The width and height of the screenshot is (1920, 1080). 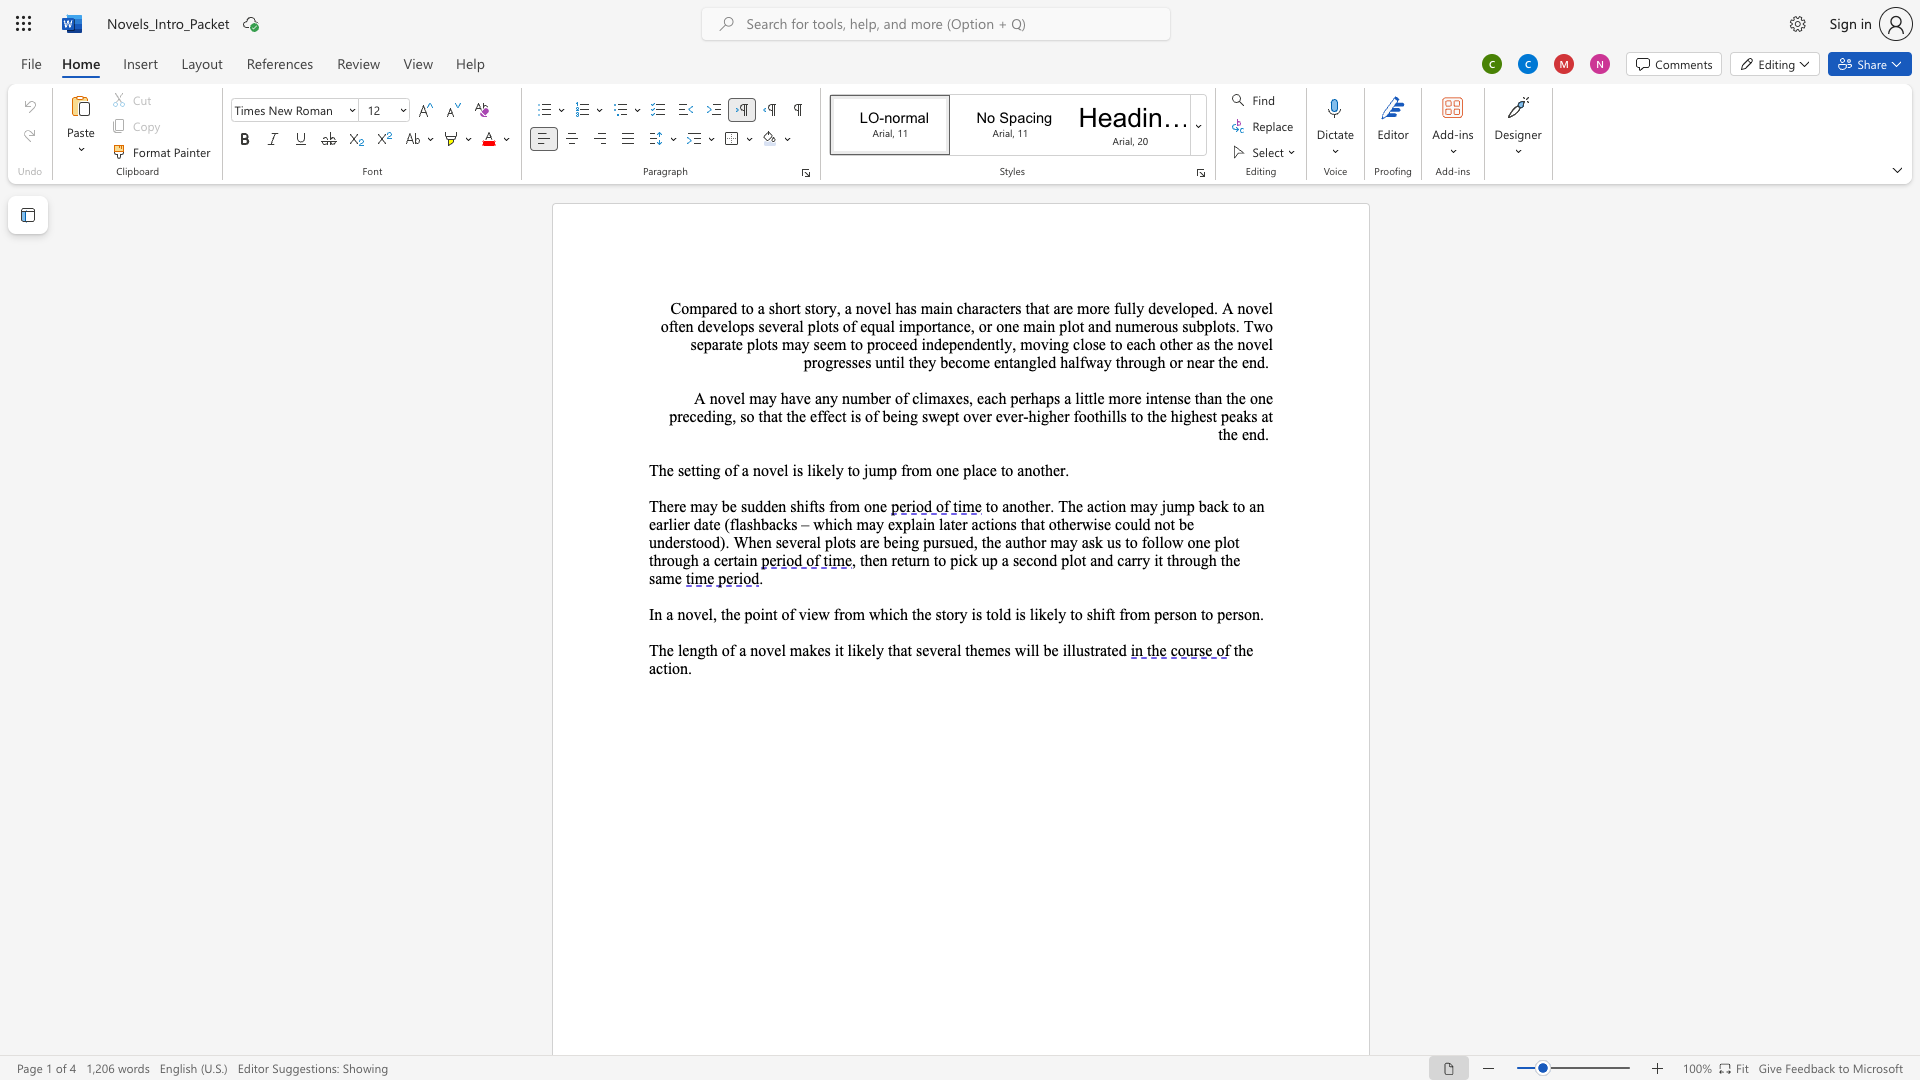 I want to click on the 10th character "o" in the text, so click(x=1208, y=613).